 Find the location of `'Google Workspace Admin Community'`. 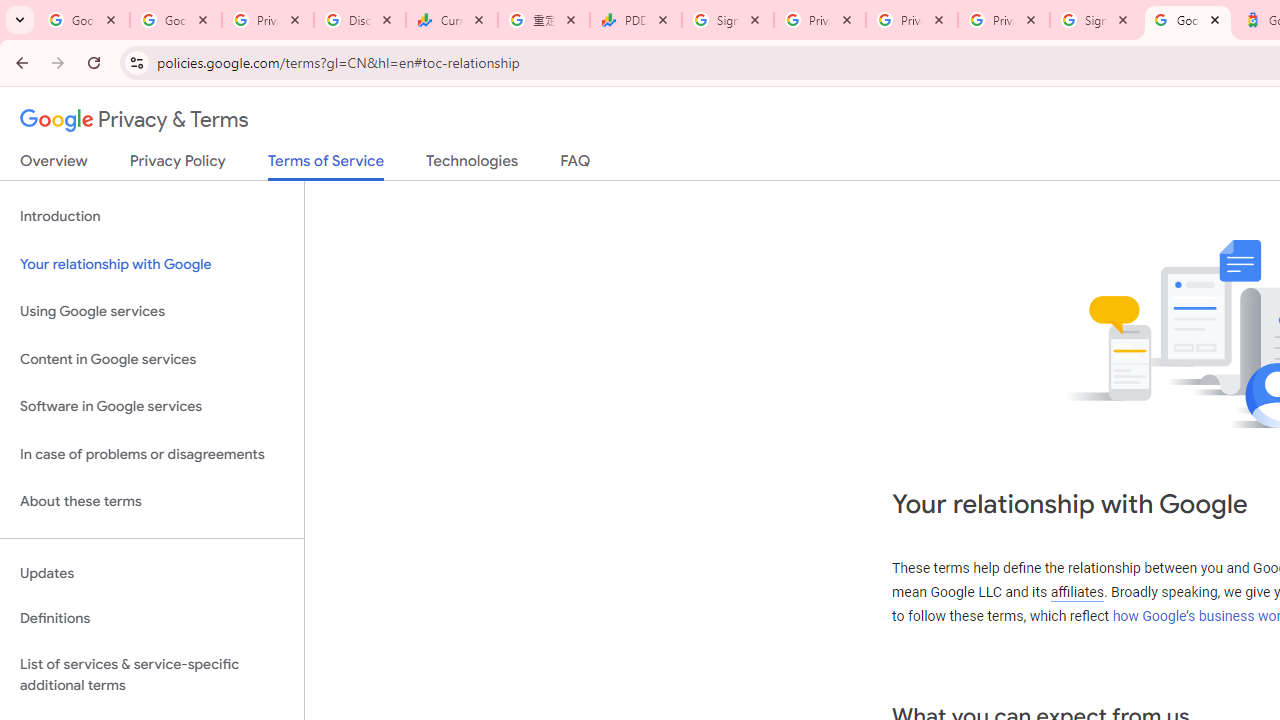

'Google Workspace Admin Community' is located at coordinates (82, 20).